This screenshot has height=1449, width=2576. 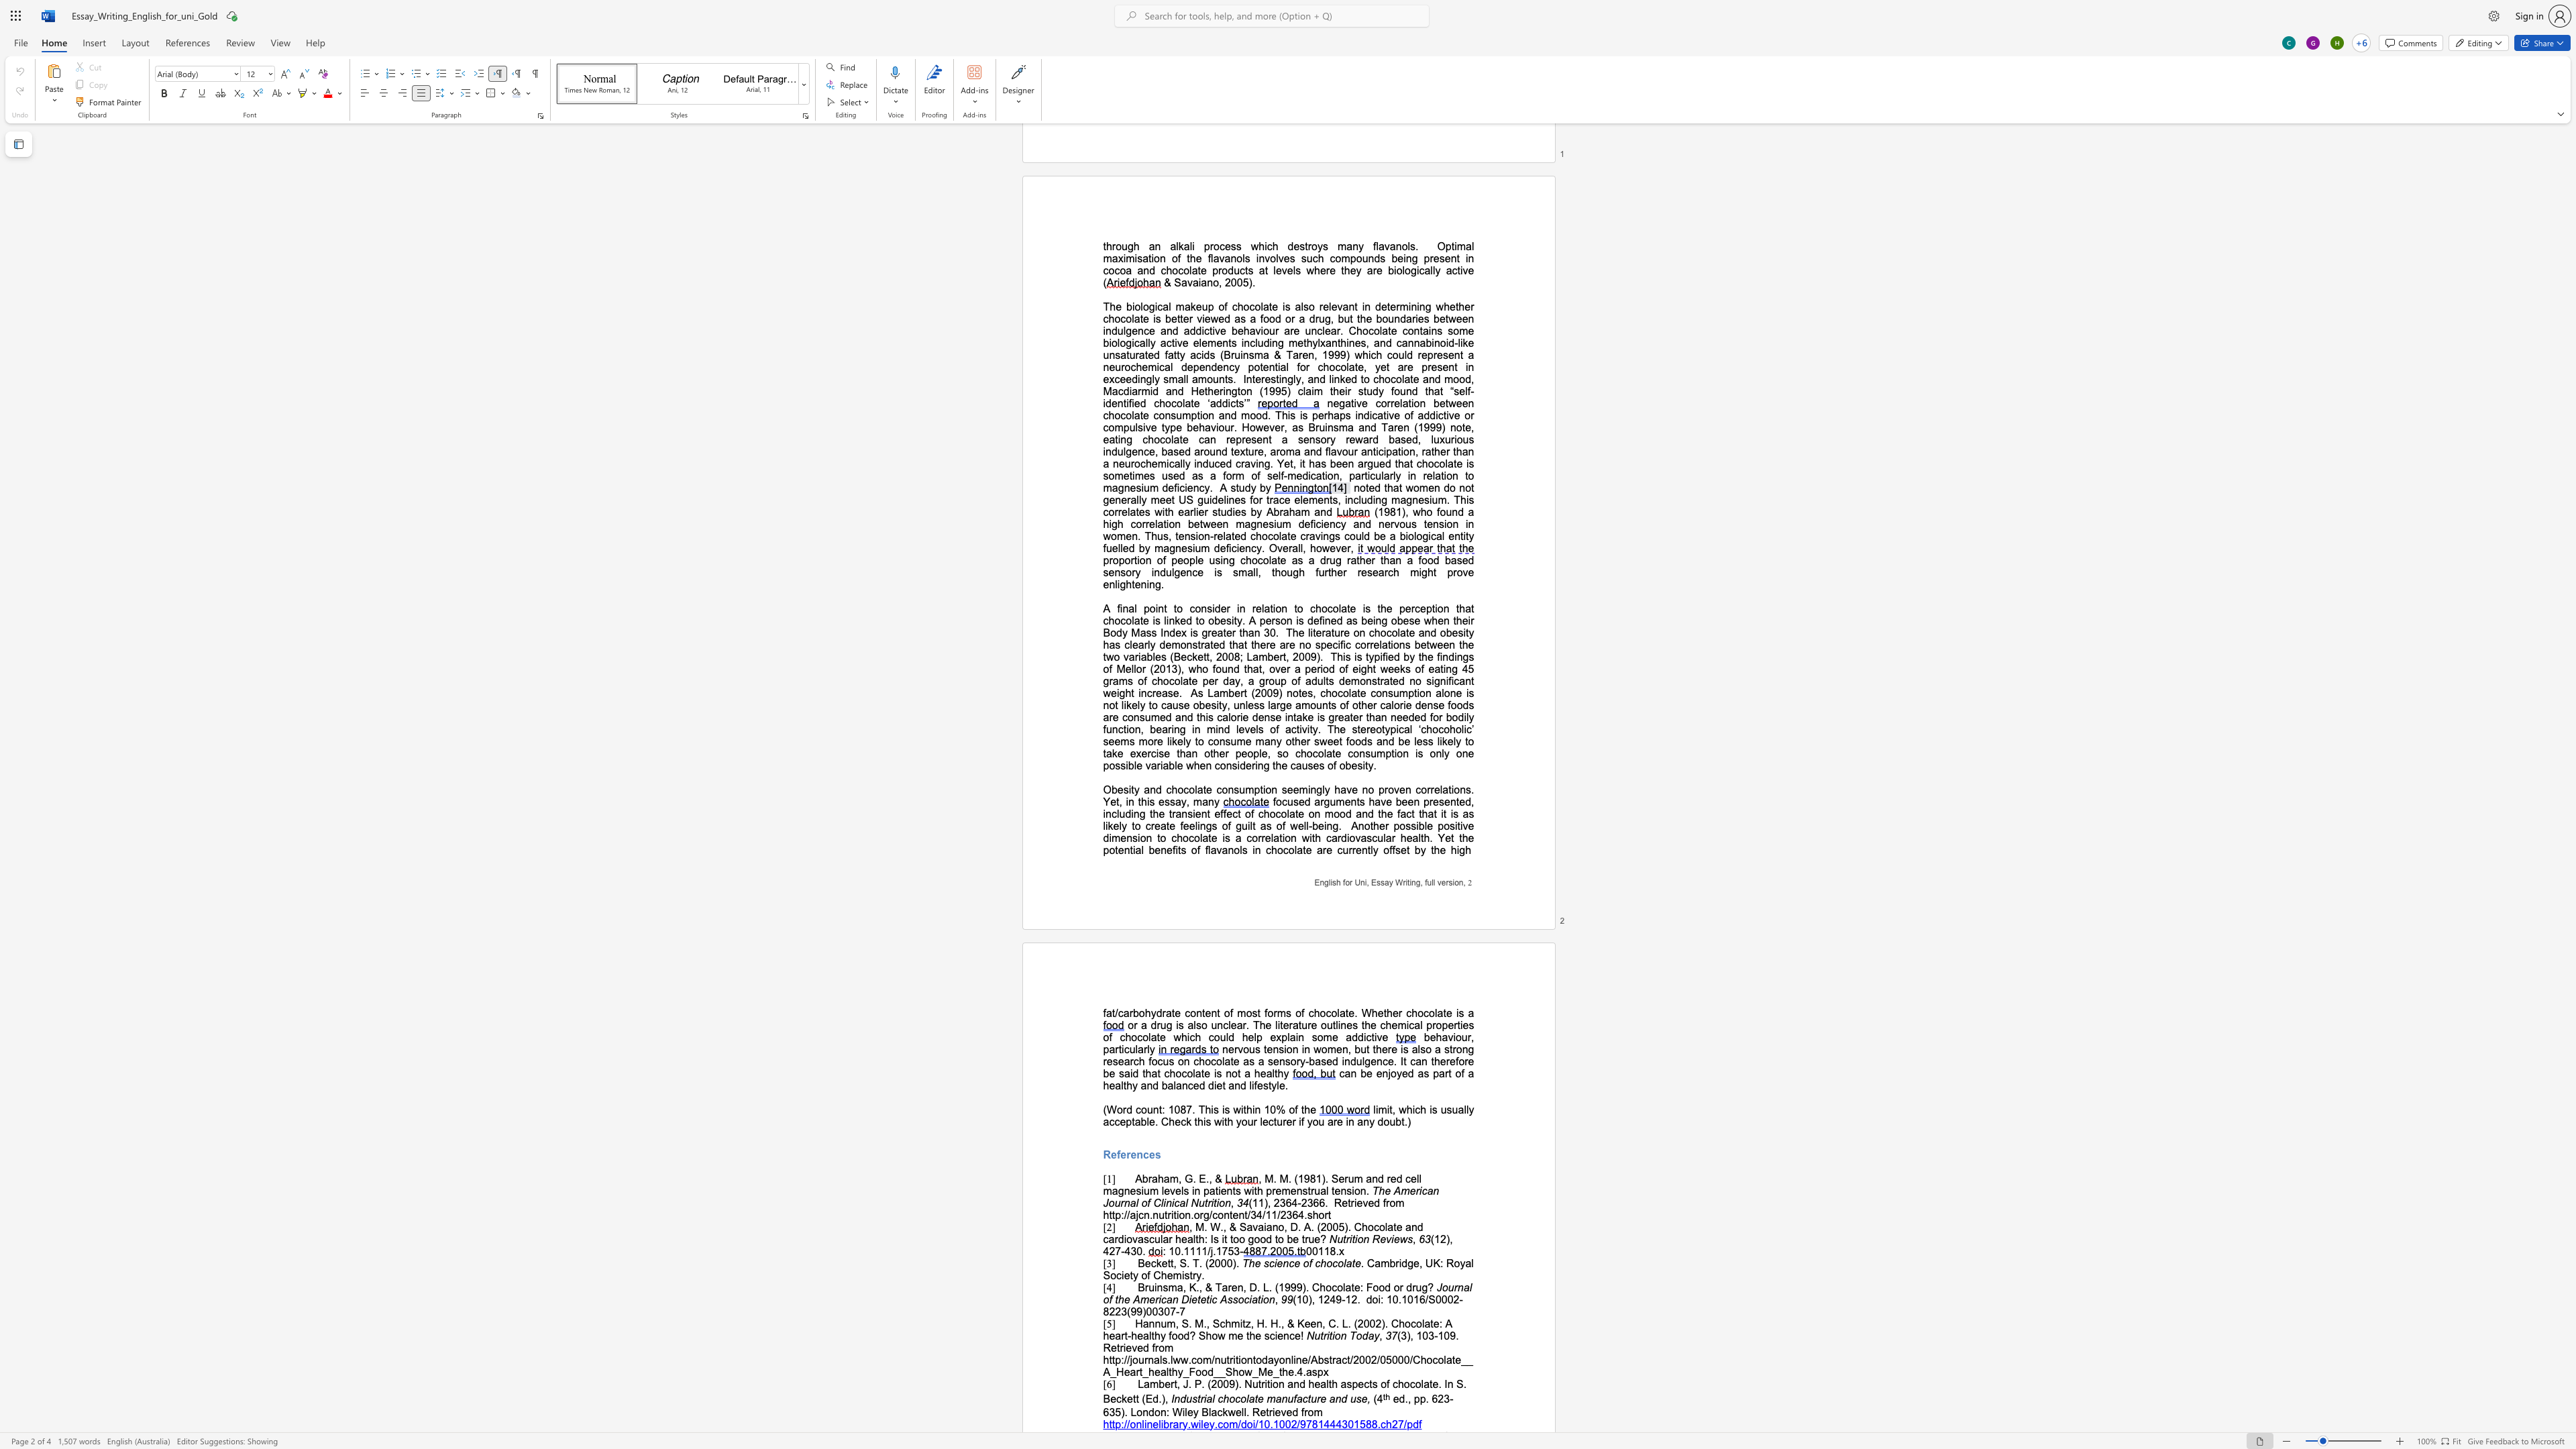 What do you see at coordinates (1141, 801) in the screenshot?
I see `the space between the continuous character "t" and "h" in the text` at bounding box center [1141, 801].